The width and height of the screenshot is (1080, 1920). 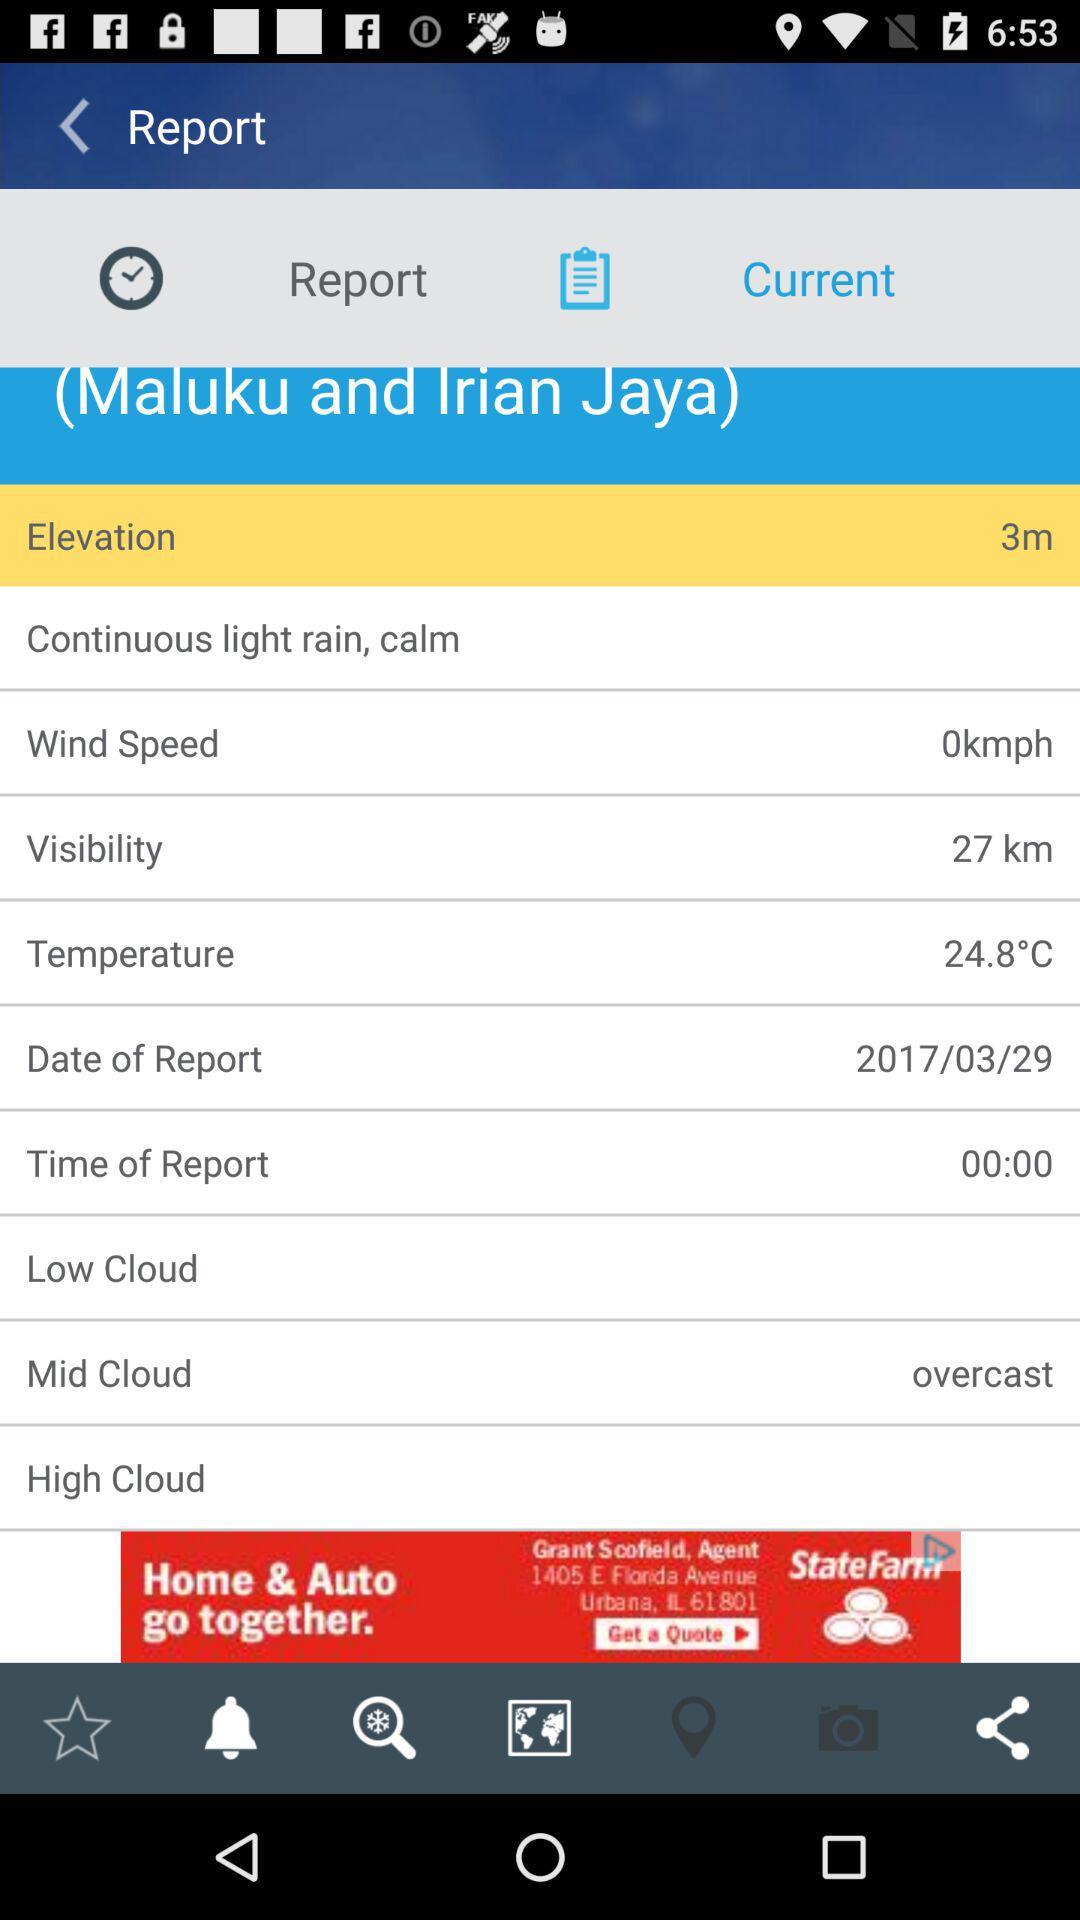 What do you see at coordinates (1002, 1727) in the screenshot?
I see `share this` at bounding box center [1002, 1727].